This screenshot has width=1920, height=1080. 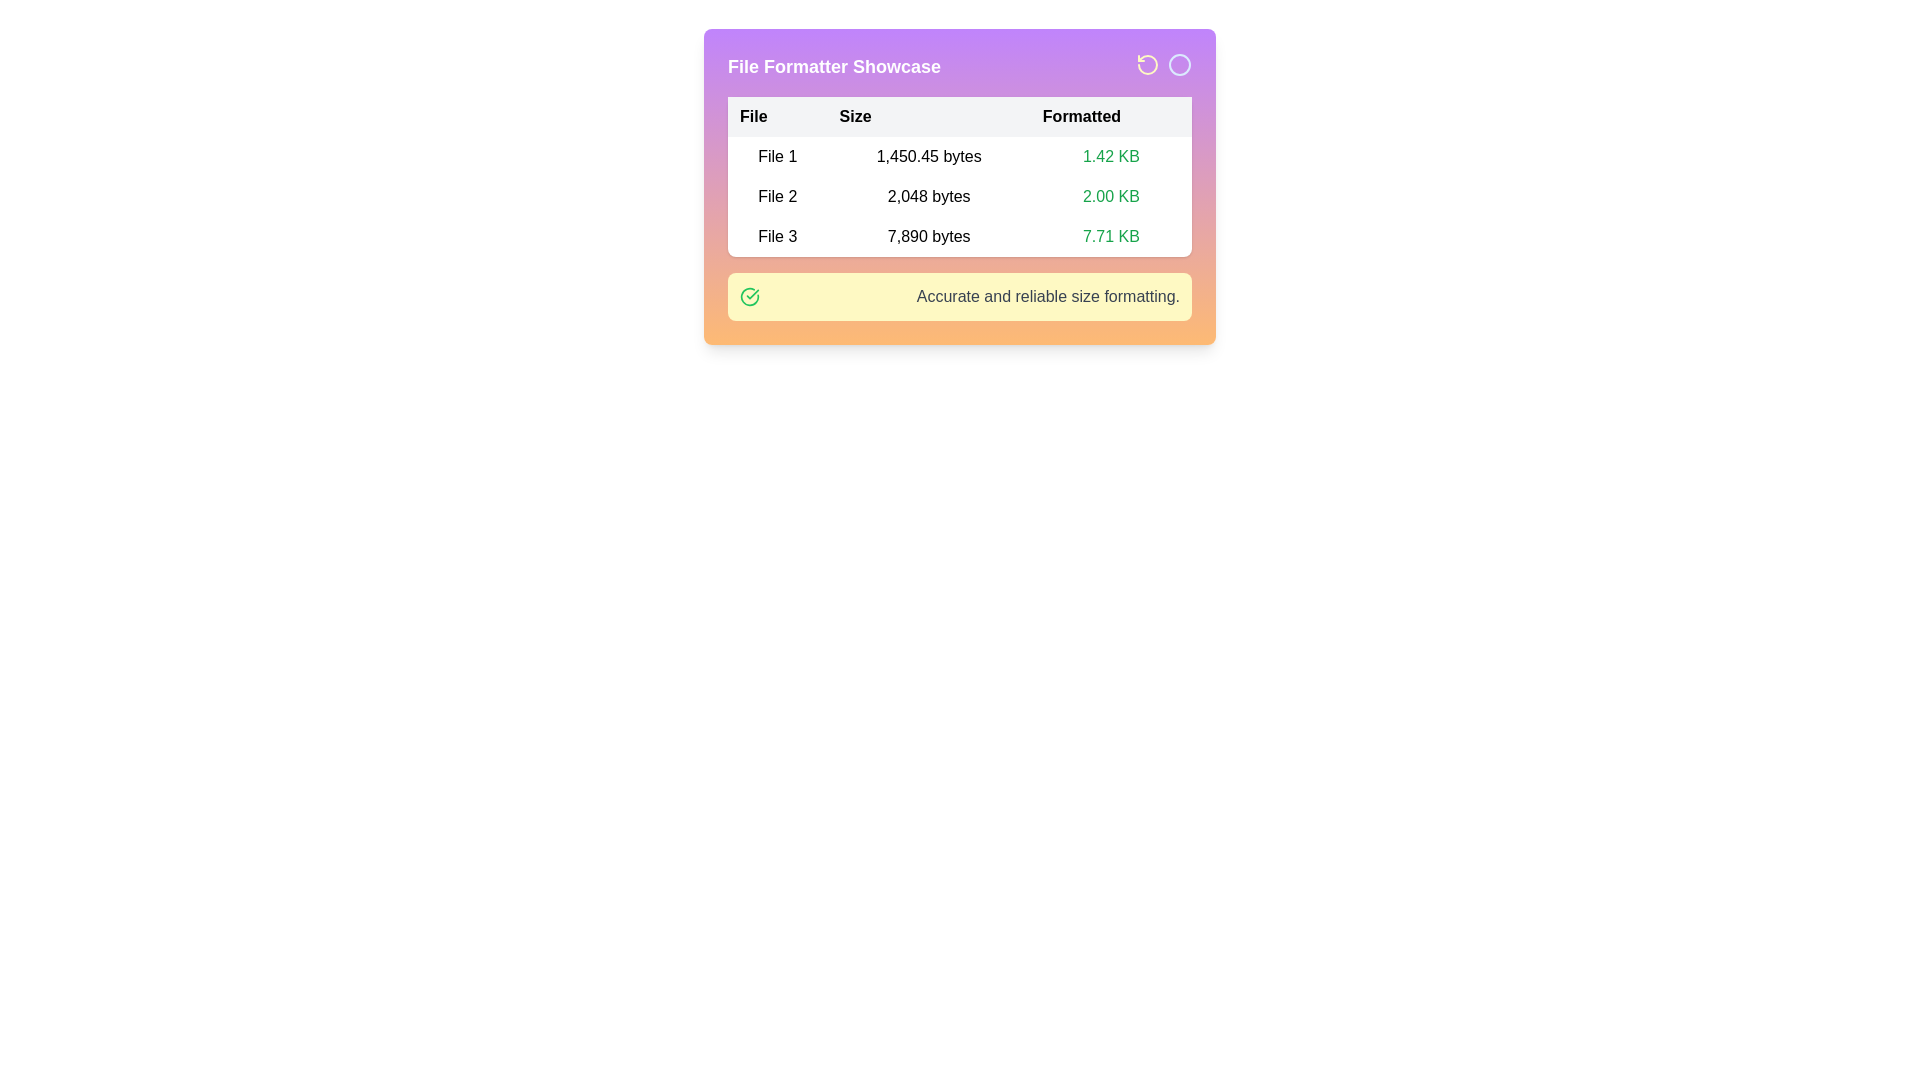 I want to click on the visual change of the green checkmark icon, which indicates success, positioned to the left of the text 'Accurate and reliable size formatting.', so click(x=748, y=297).